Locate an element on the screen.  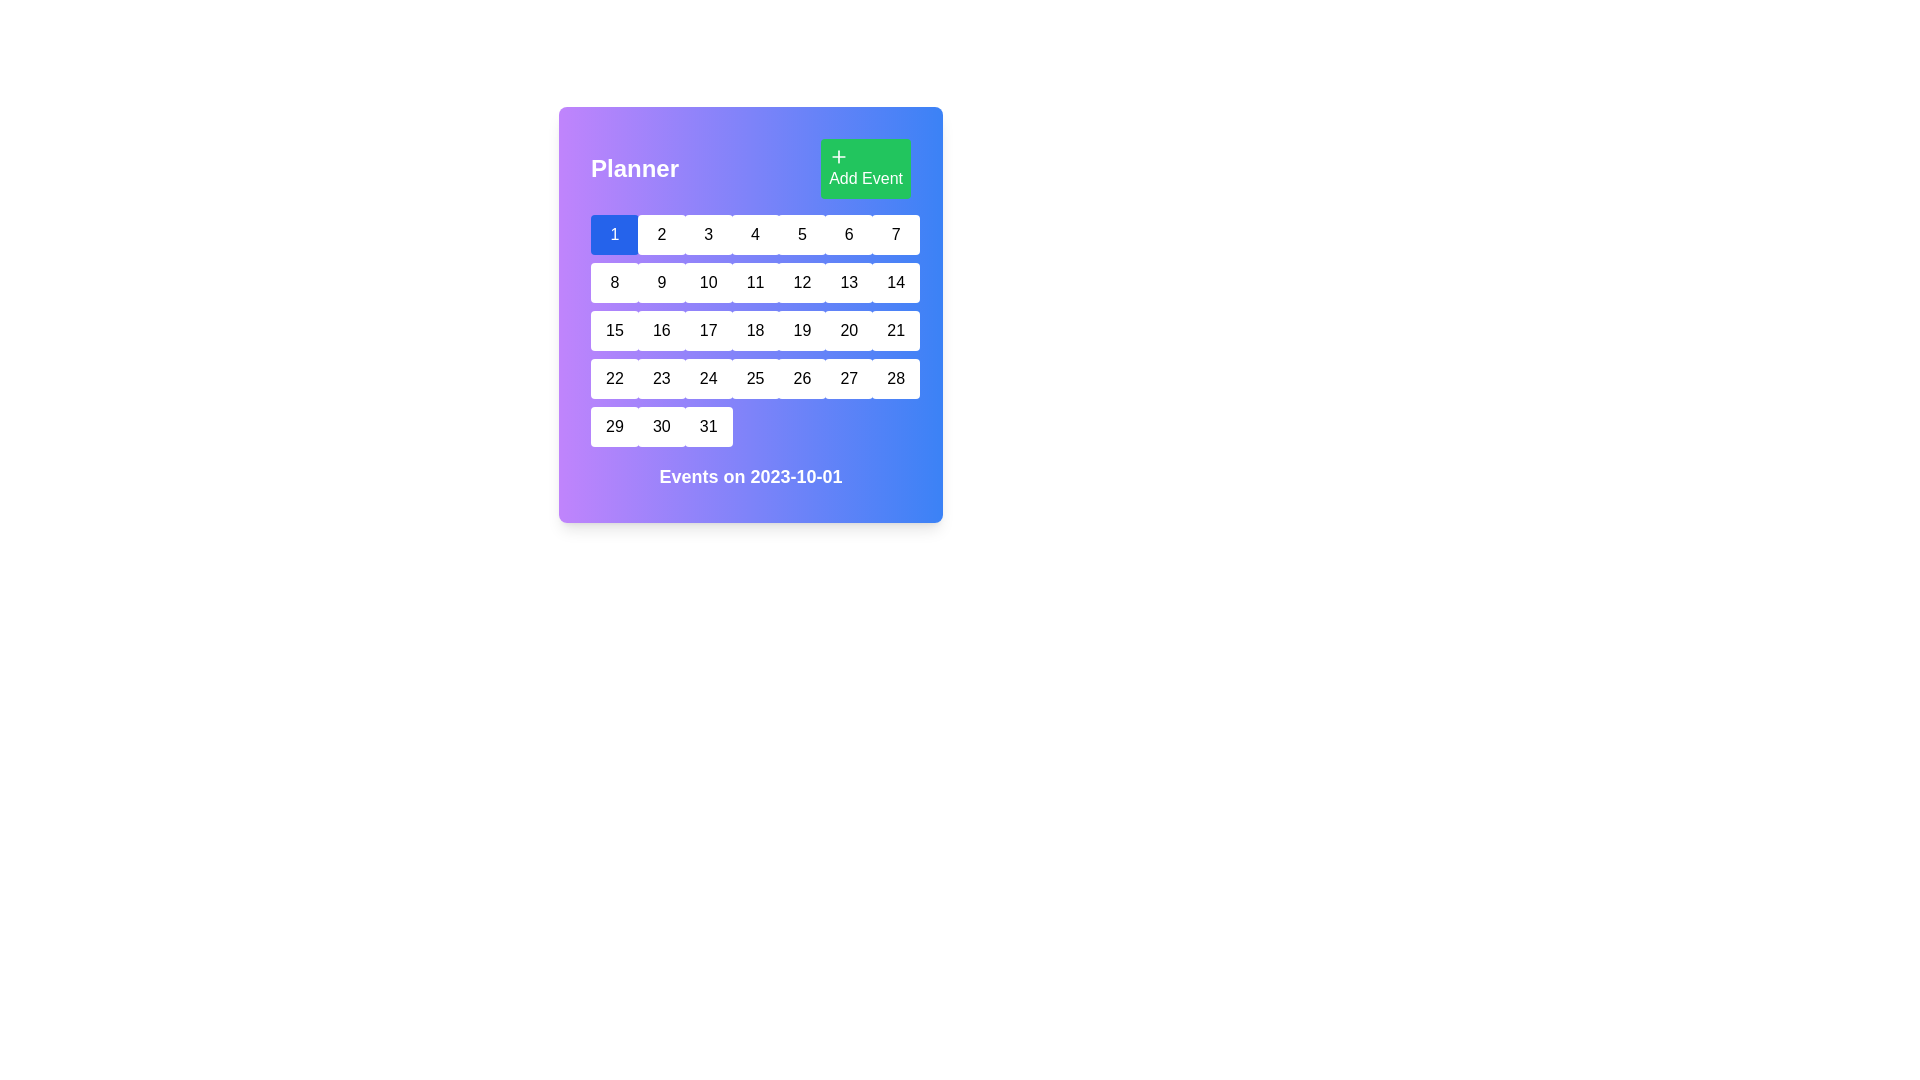
the rectangular button displaying the number '11' with a white background and black text, located in the second row and fourth column of the button grid in the planner UI is located at coordinates (754, 282).